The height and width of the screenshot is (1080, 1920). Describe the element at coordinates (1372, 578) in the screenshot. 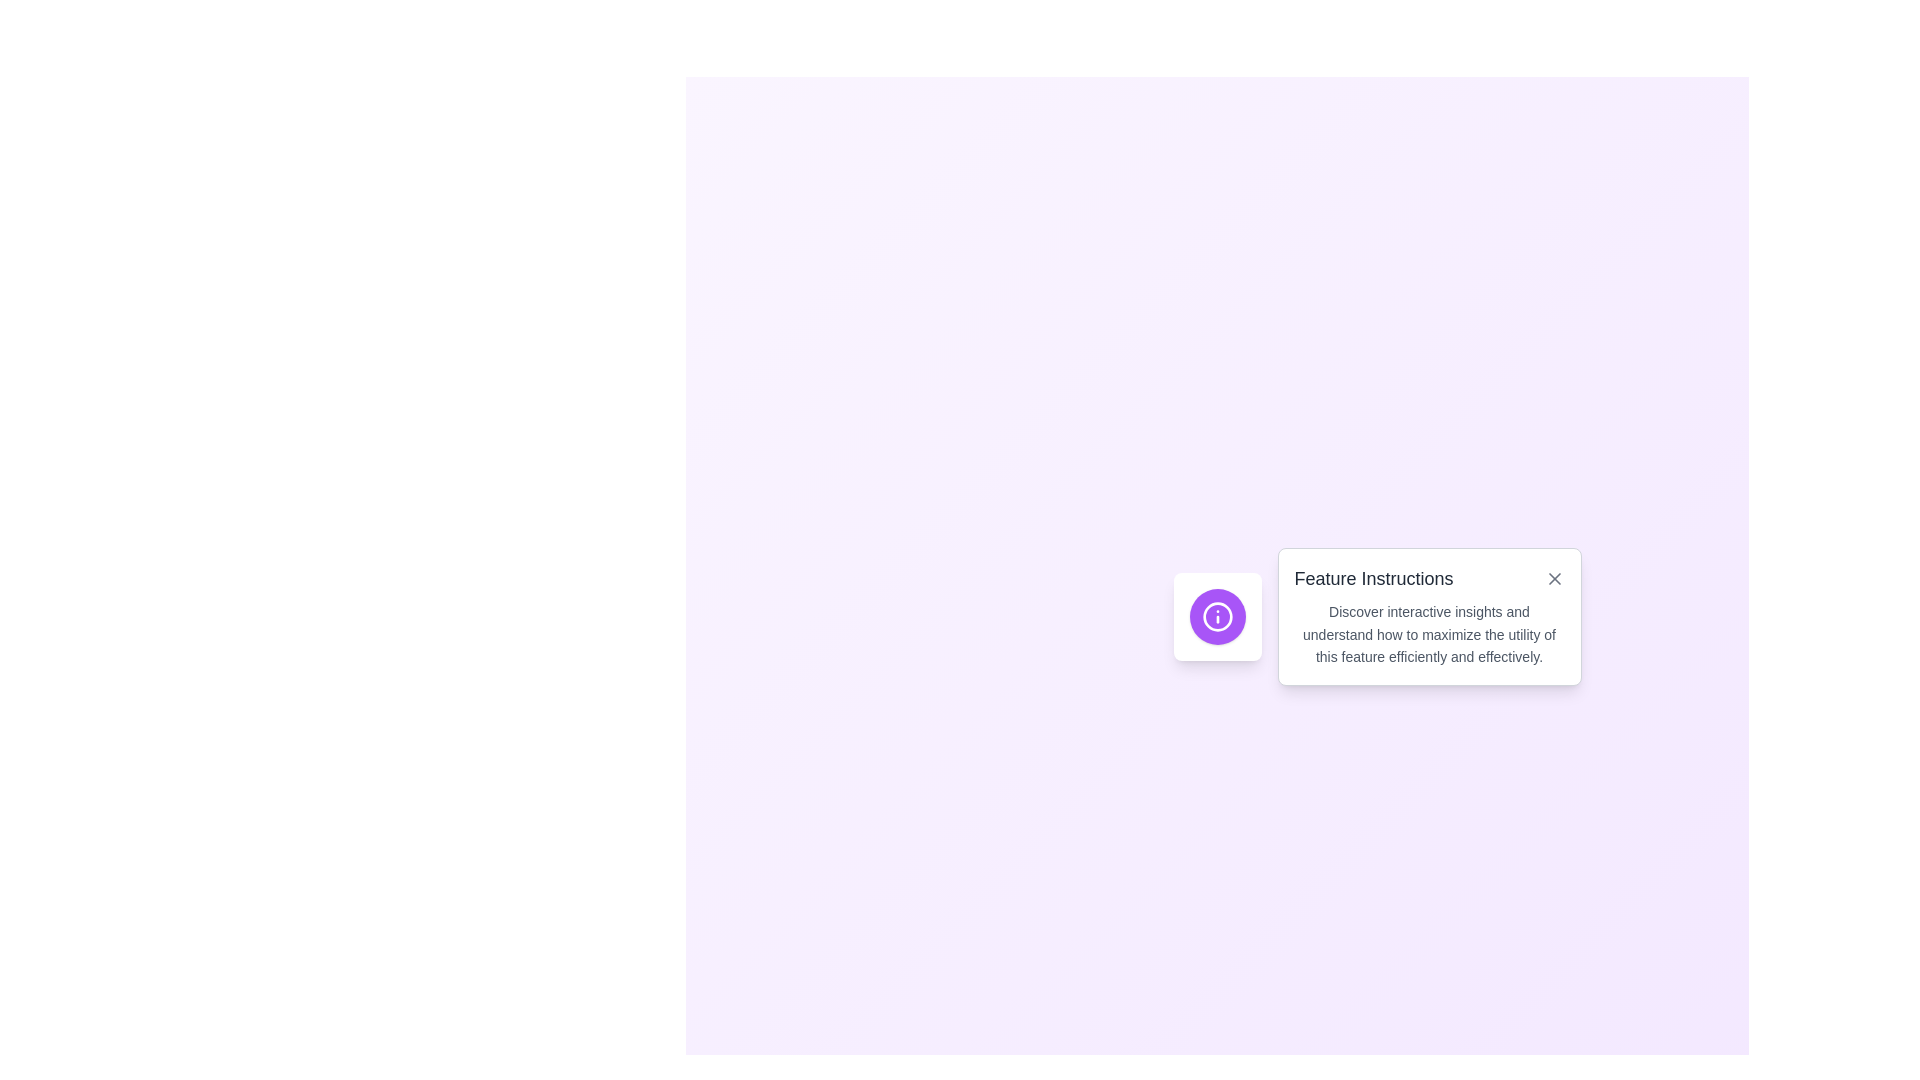

I see `text label located at the top section of the white pop-up box, which serves as a header or title providing context about the details or instructions that follow` at that location.